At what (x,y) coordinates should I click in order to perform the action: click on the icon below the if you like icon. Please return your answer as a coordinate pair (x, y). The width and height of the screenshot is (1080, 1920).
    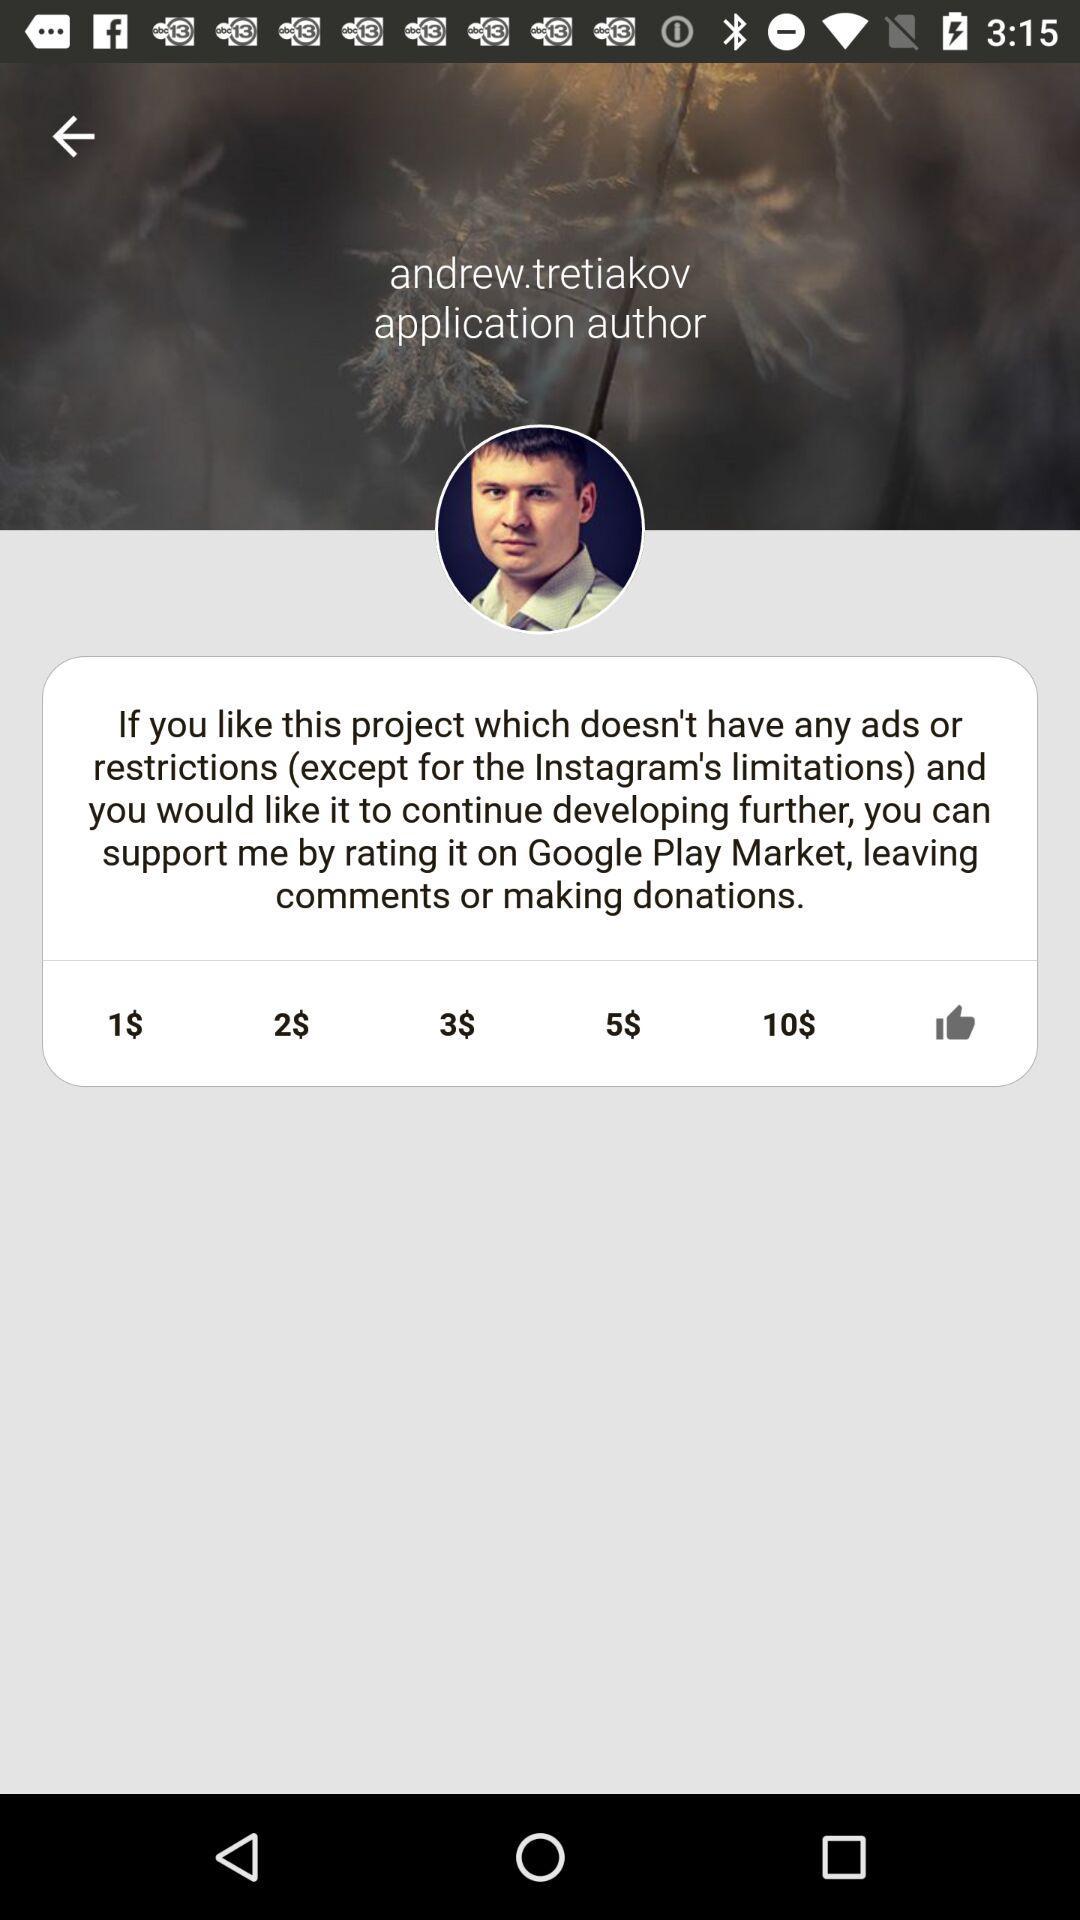
    Looking at the image, I should click on (125, 1023).